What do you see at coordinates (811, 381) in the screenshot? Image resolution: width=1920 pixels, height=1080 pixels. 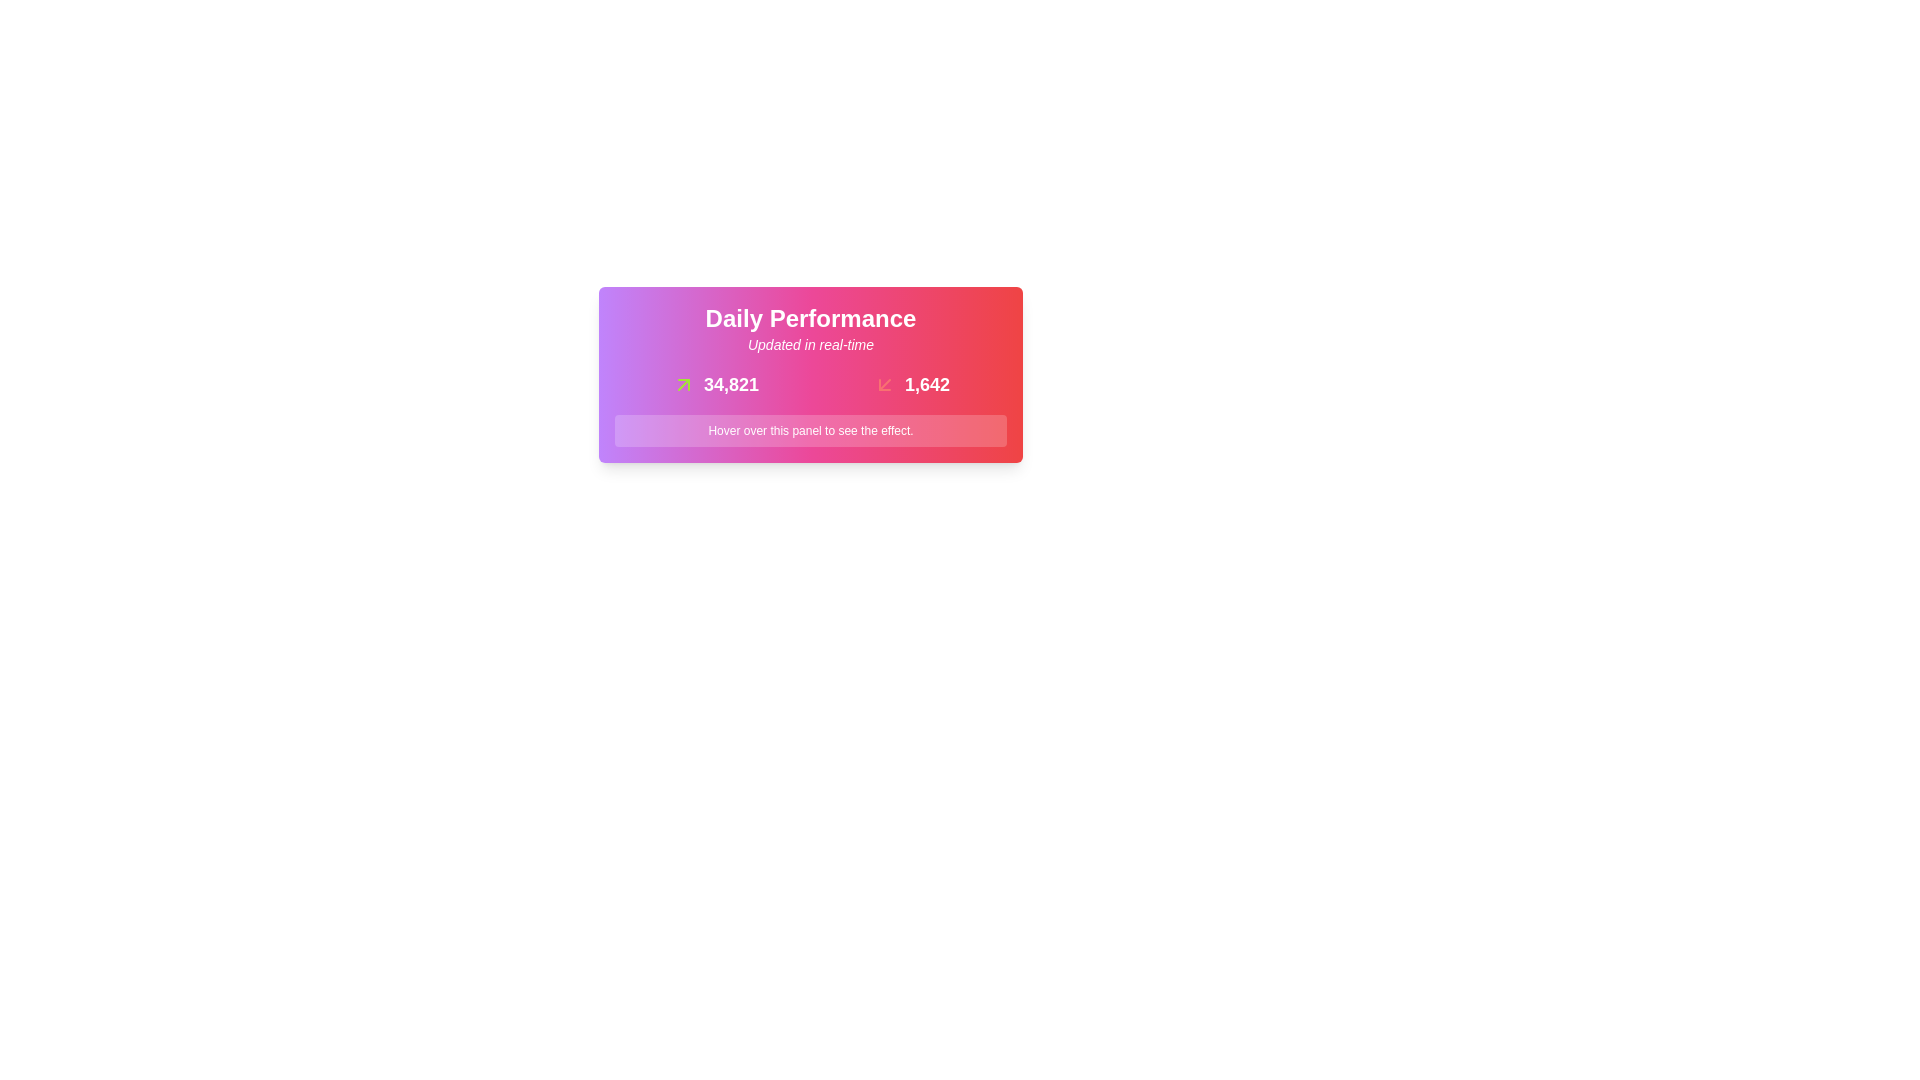 I see `the Performance Metrics Display that shows '34,821' on the left with a green upward arrow and '1,642' on the right with a red downward arrow, located below the 'Updated in real-time' subtitle` at bounding box center [811, 381].